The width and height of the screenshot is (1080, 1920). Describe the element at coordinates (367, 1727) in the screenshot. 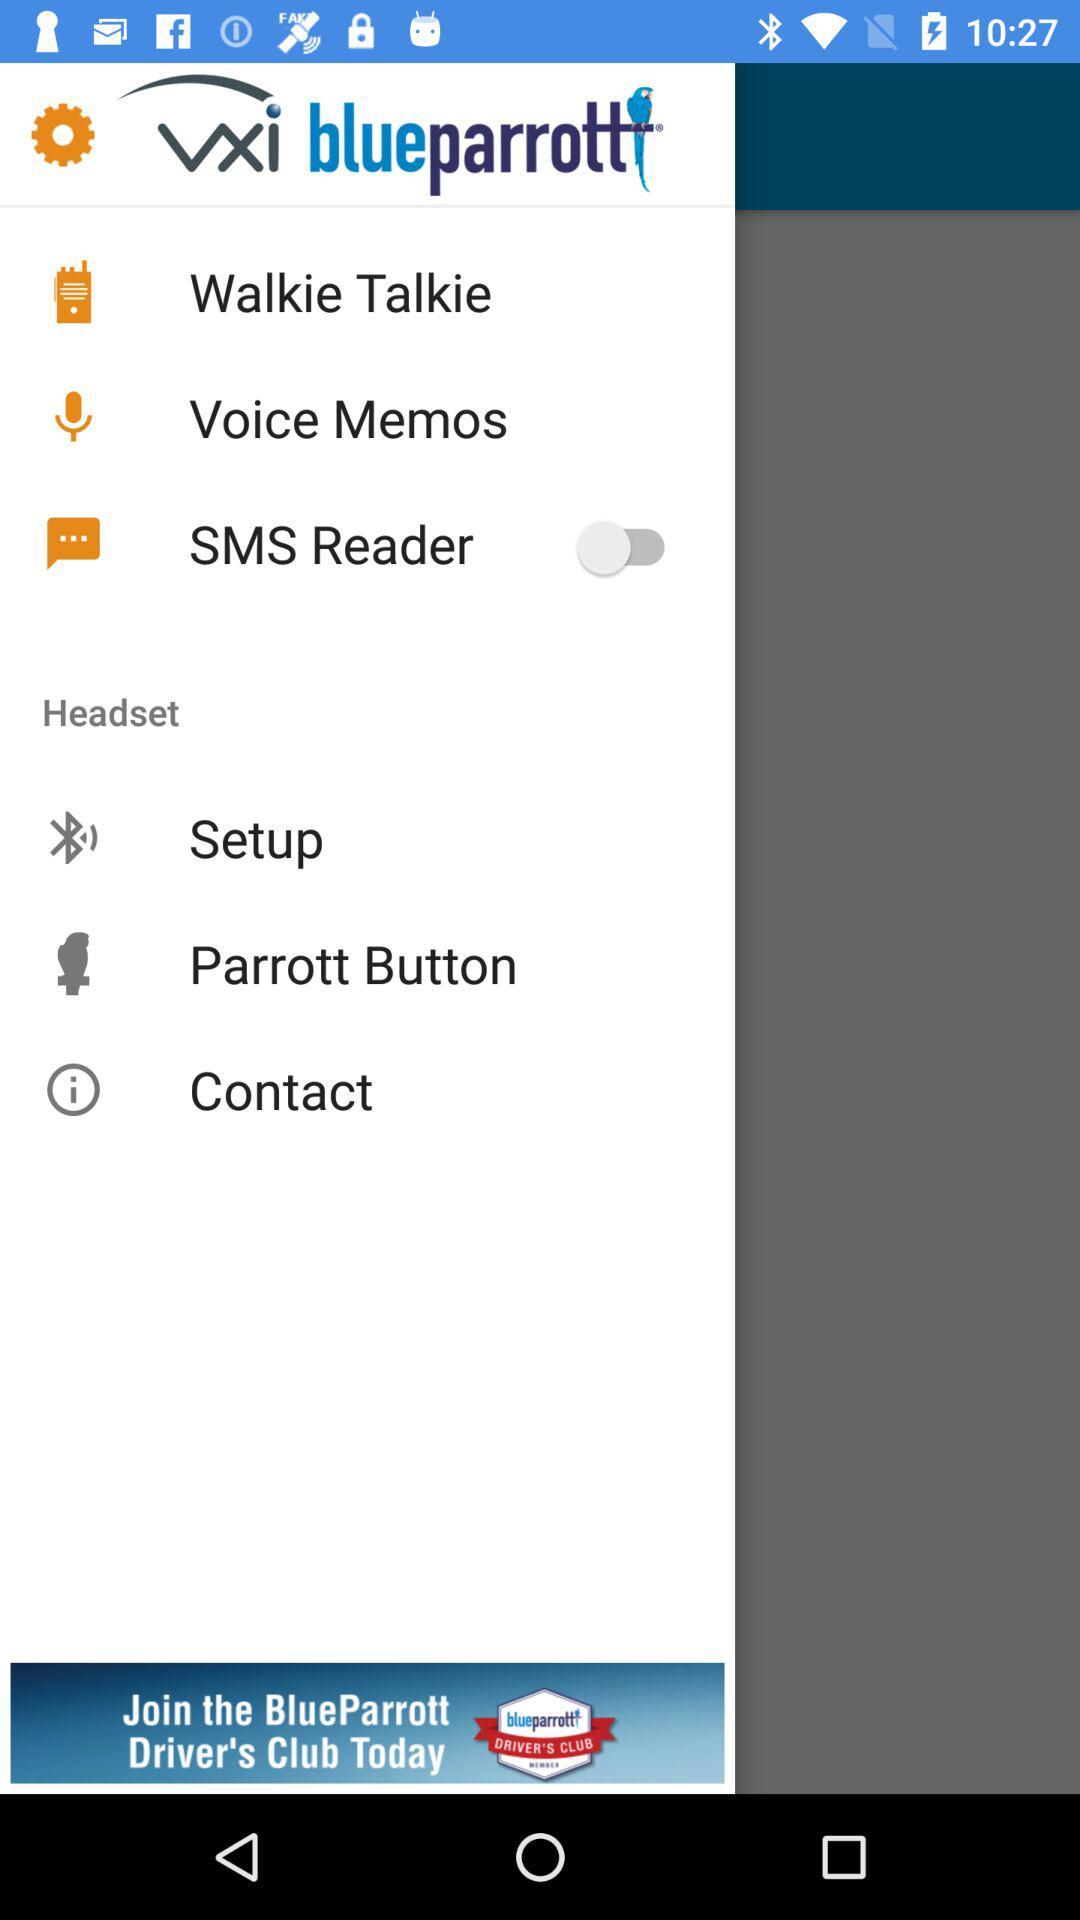

I see `the image below contact` at that location.